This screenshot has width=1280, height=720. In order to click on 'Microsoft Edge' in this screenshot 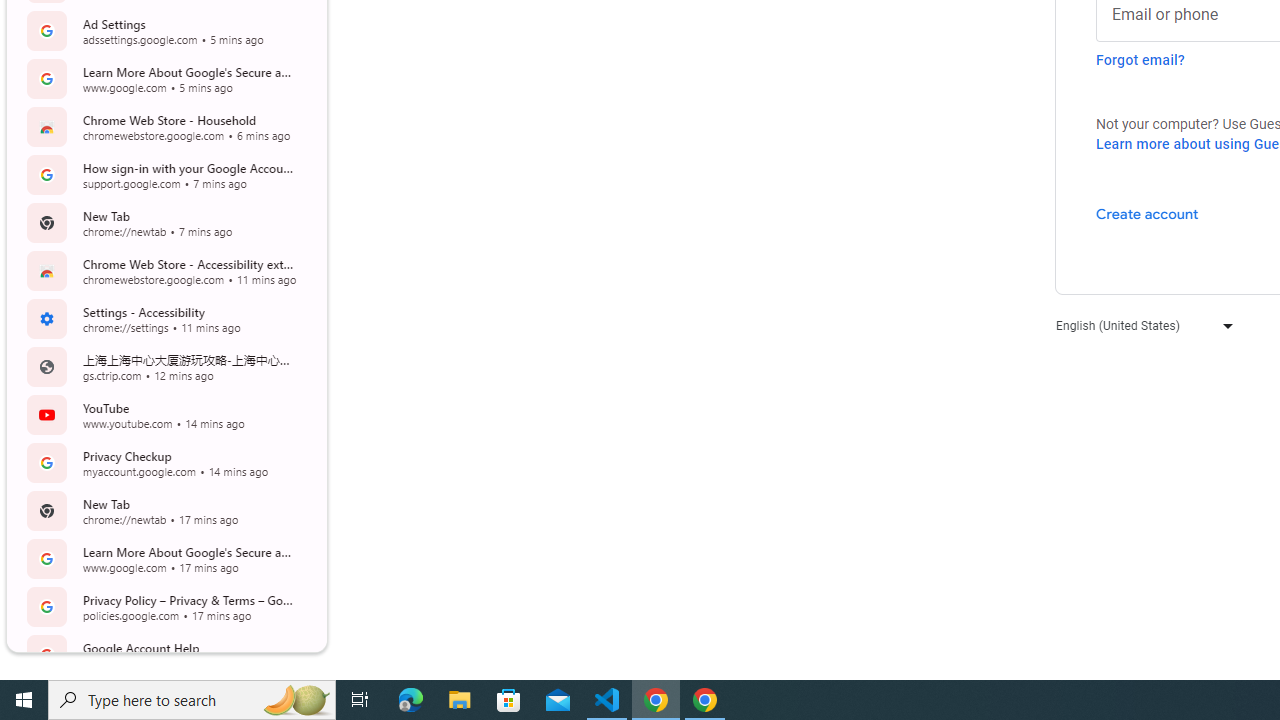, I will do `click(410, 698)`.